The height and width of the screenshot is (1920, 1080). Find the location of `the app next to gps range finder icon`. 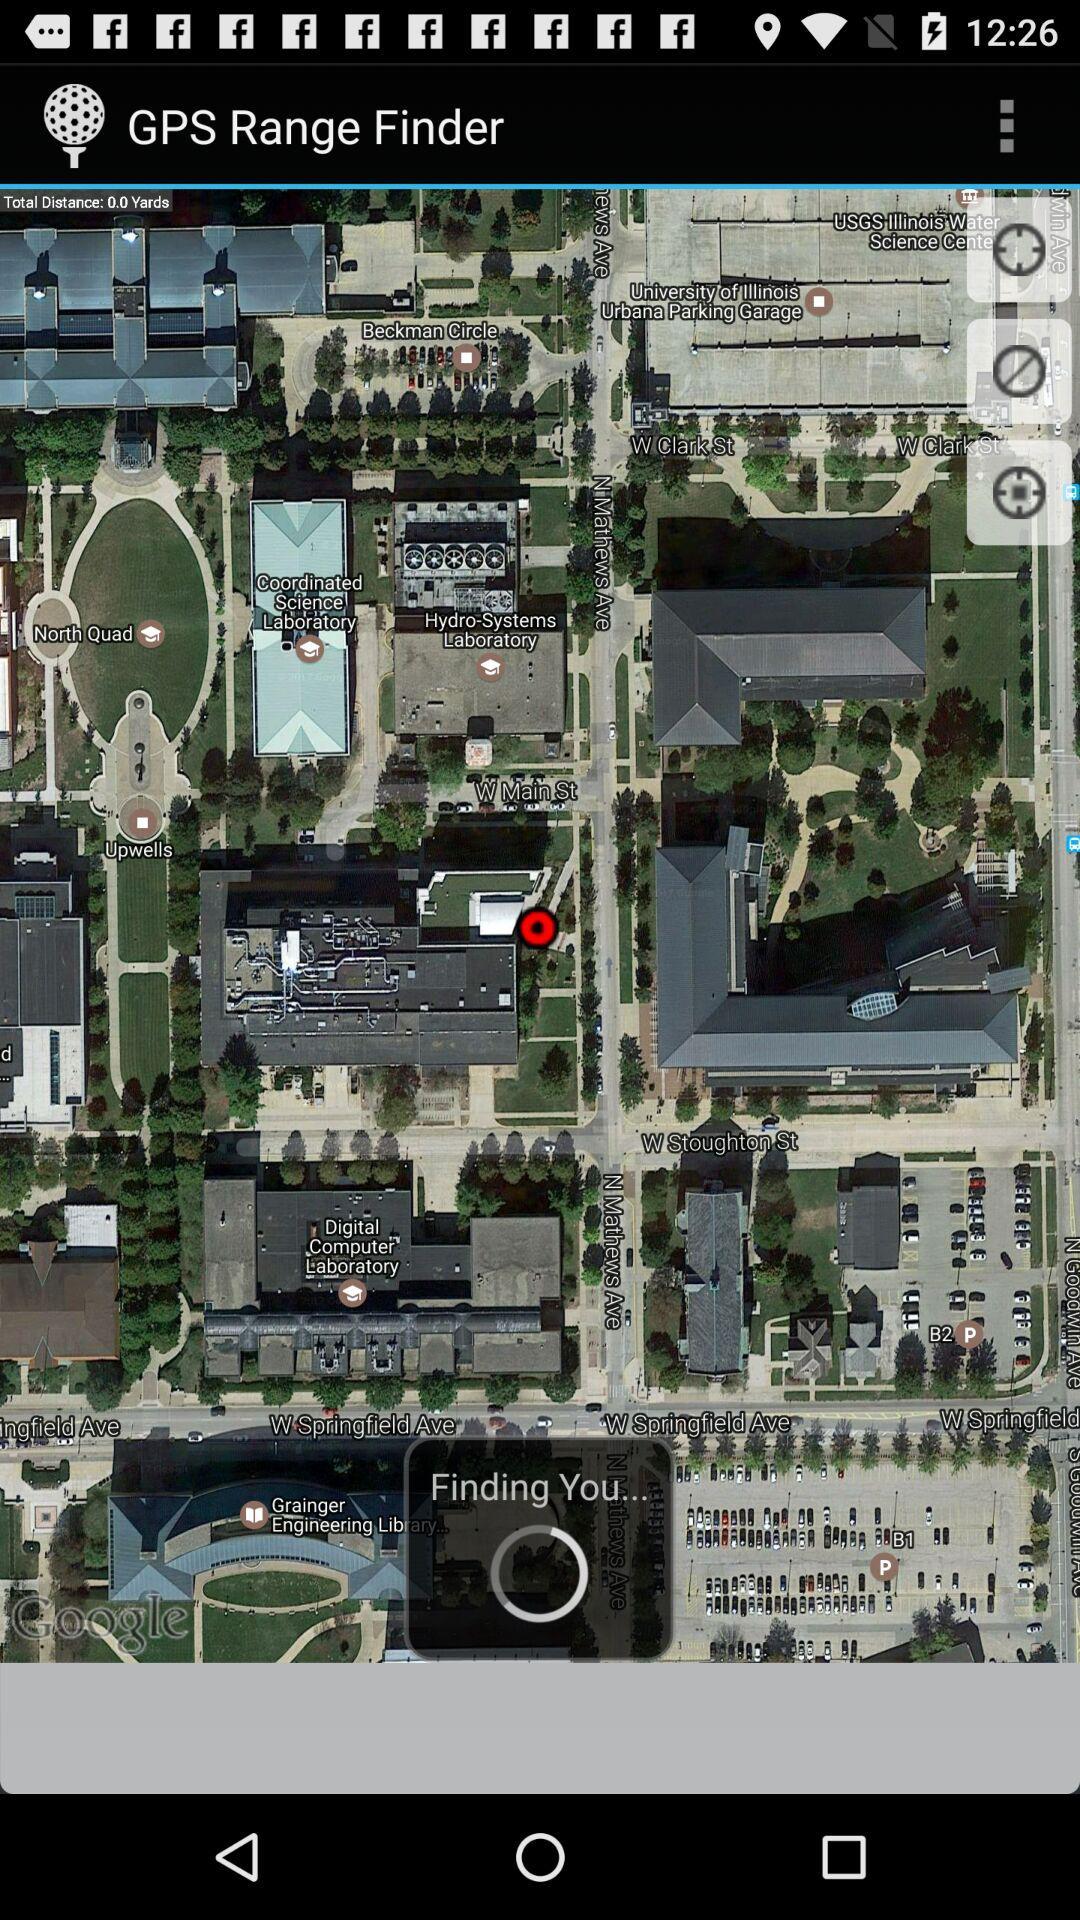

the app next to gps range finder icon is located at coordinates (1006, 124).